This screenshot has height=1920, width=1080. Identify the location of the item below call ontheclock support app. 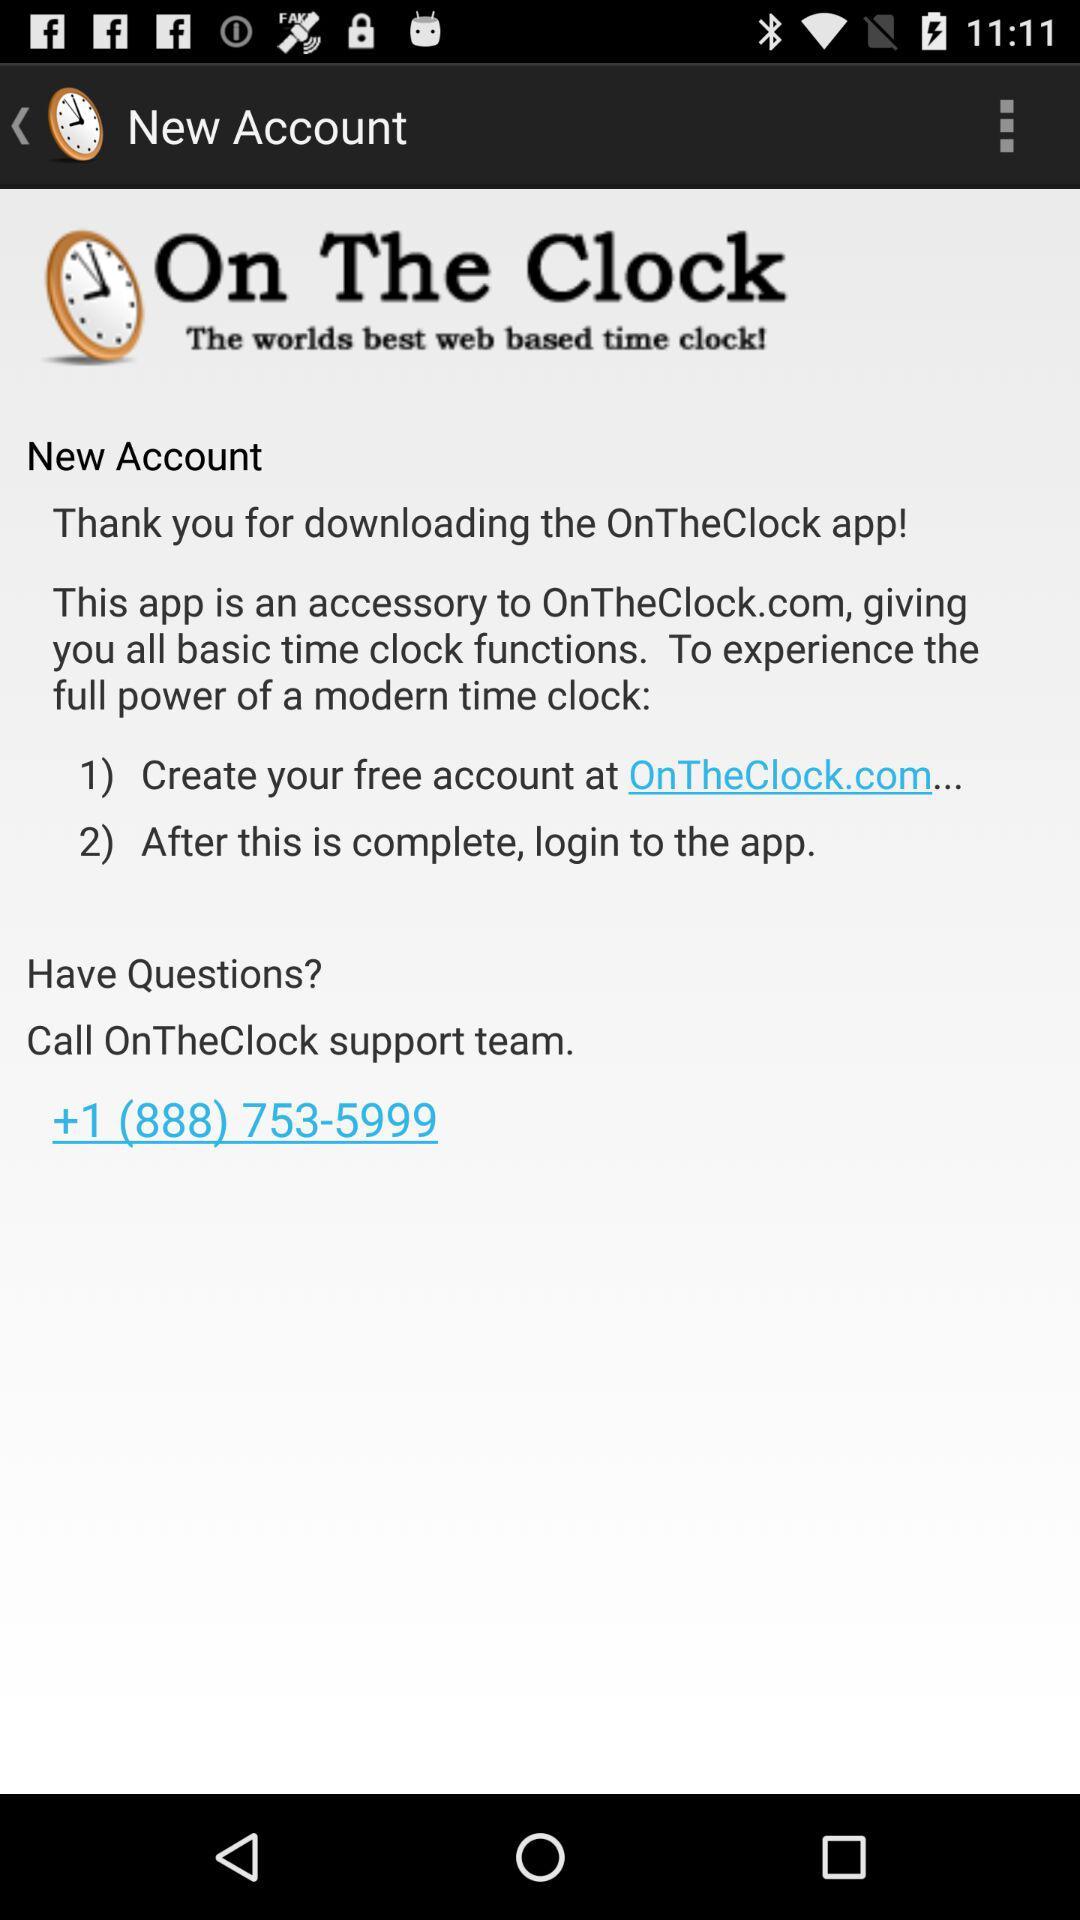
(244, 1117).